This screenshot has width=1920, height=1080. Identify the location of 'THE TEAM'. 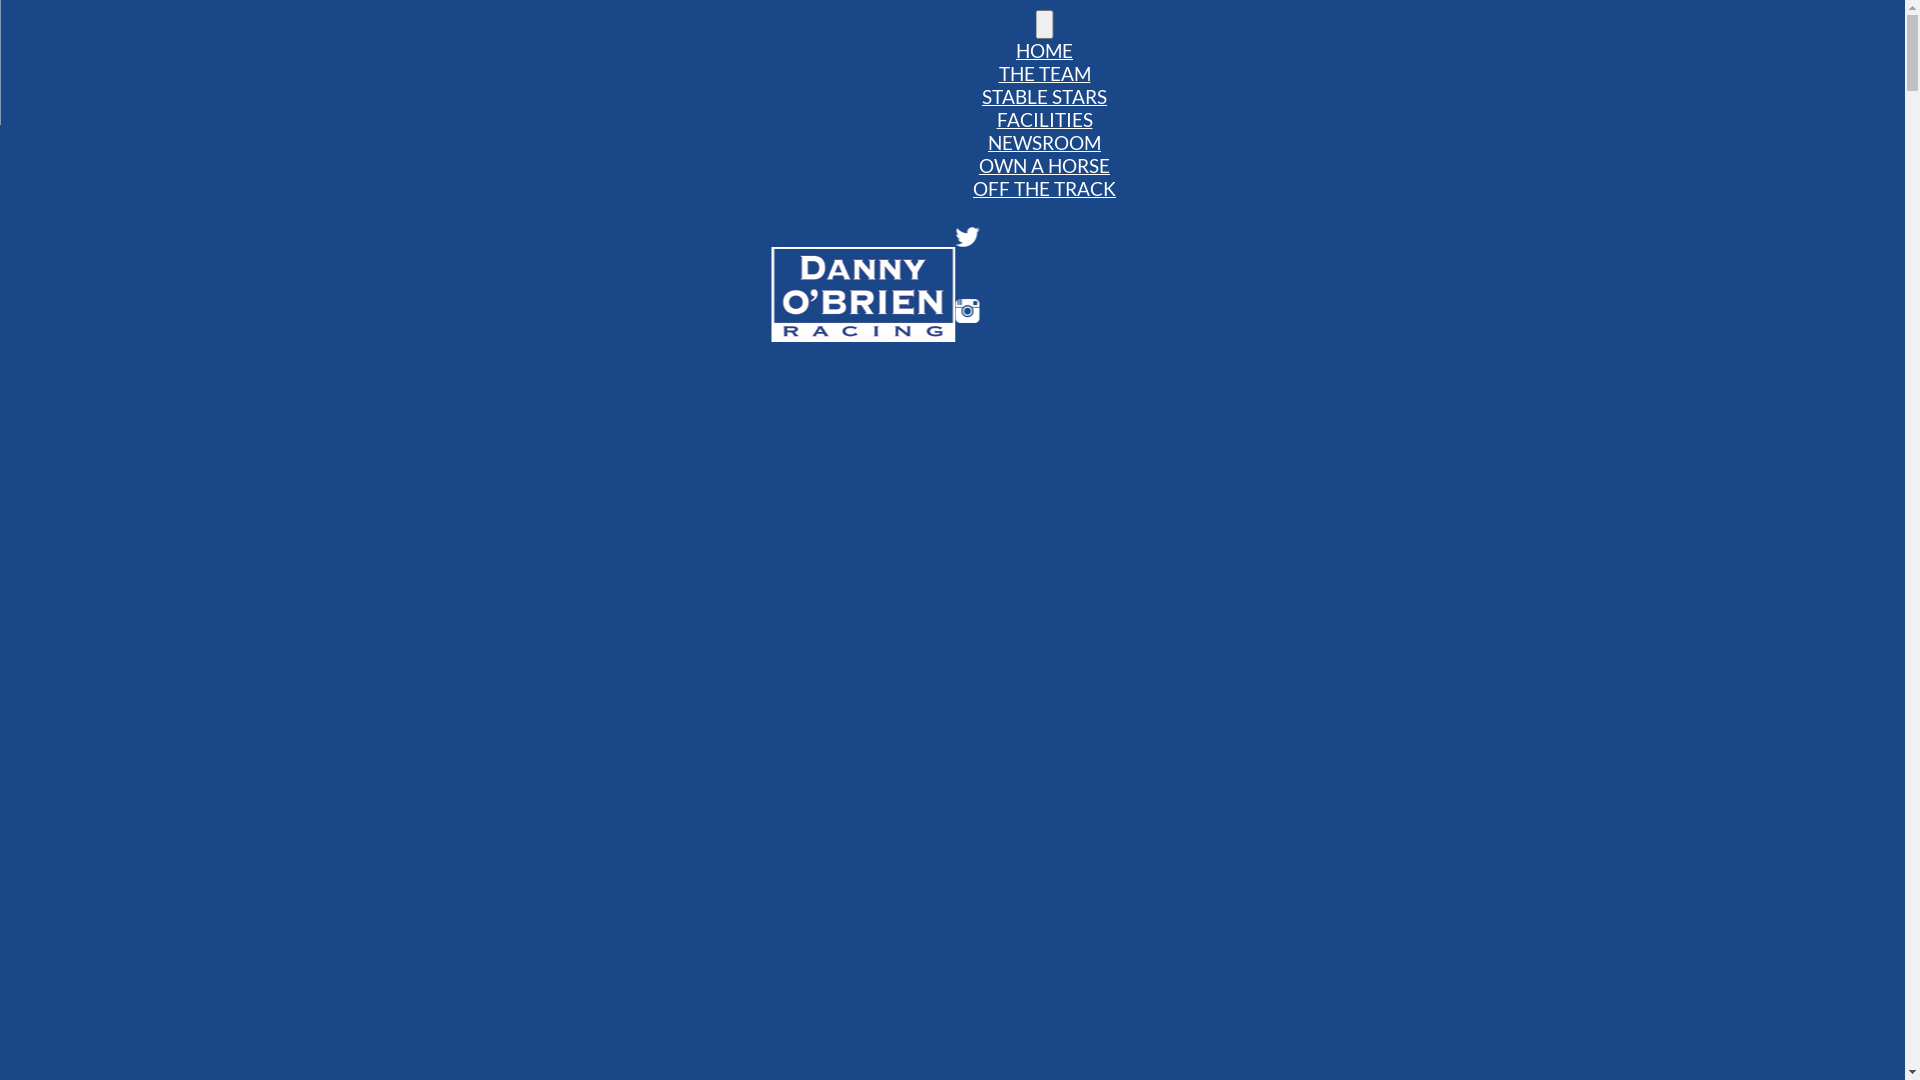
(1042, 72).